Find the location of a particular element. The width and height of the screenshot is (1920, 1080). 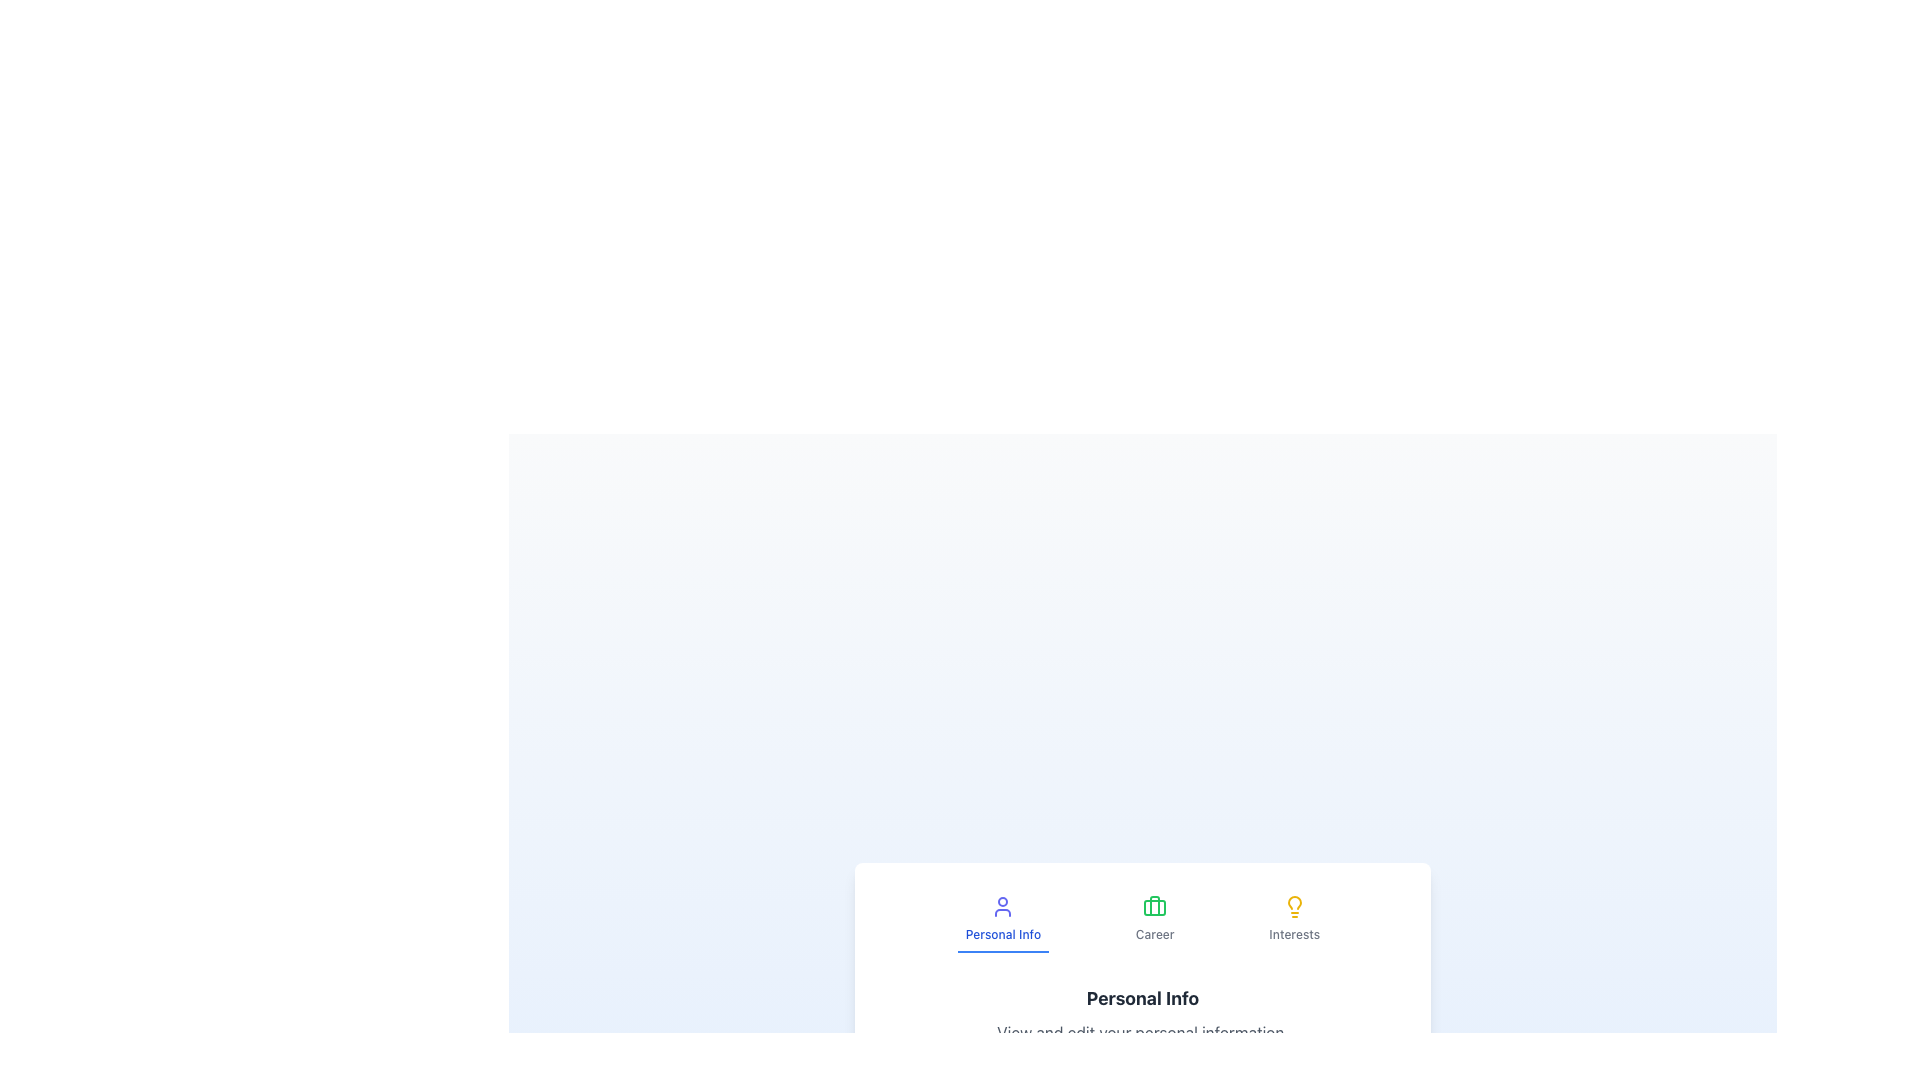

the small green outlined briefcase icon located above the 'Career' text is located at coordinates (1155, 906).